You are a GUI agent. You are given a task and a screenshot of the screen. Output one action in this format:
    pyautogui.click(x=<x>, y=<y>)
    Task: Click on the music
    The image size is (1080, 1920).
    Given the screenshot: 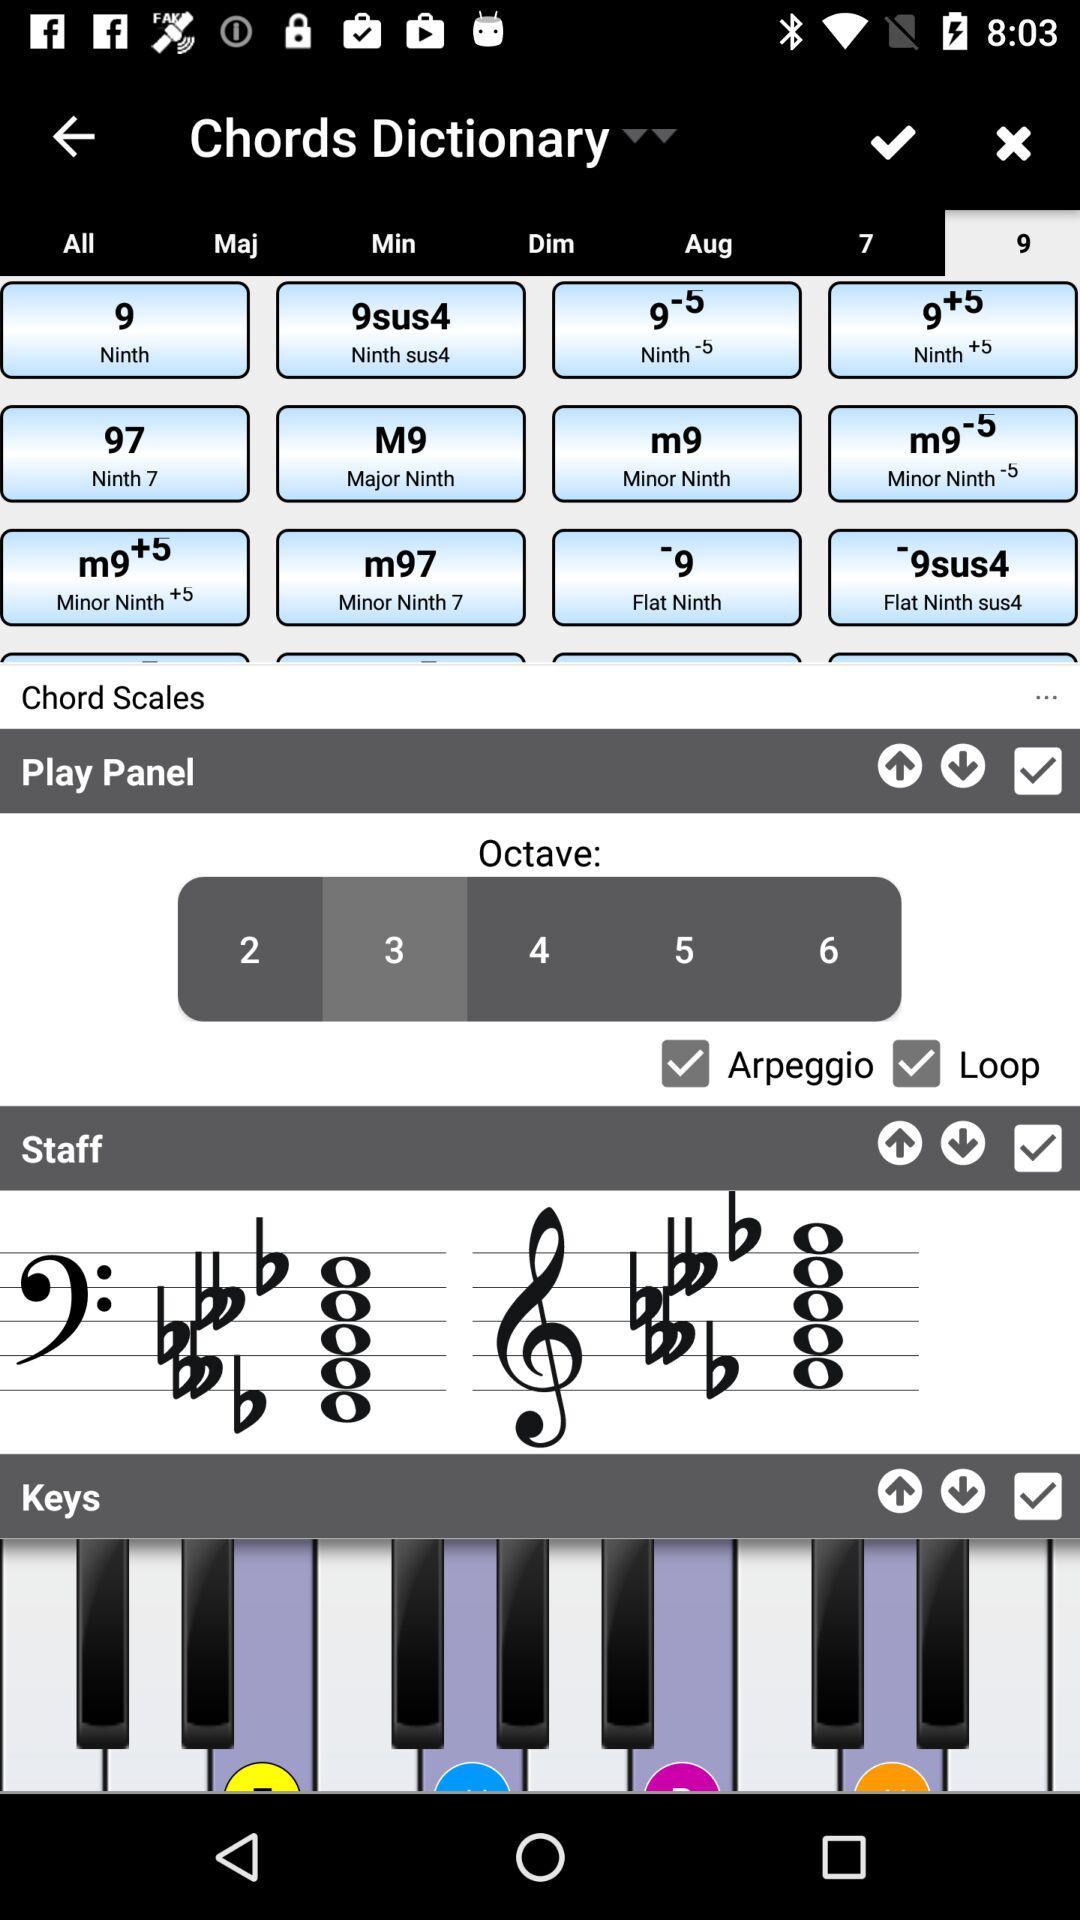 What is the action you would take?
    pyautogui.click(x=963, y=1485)
    